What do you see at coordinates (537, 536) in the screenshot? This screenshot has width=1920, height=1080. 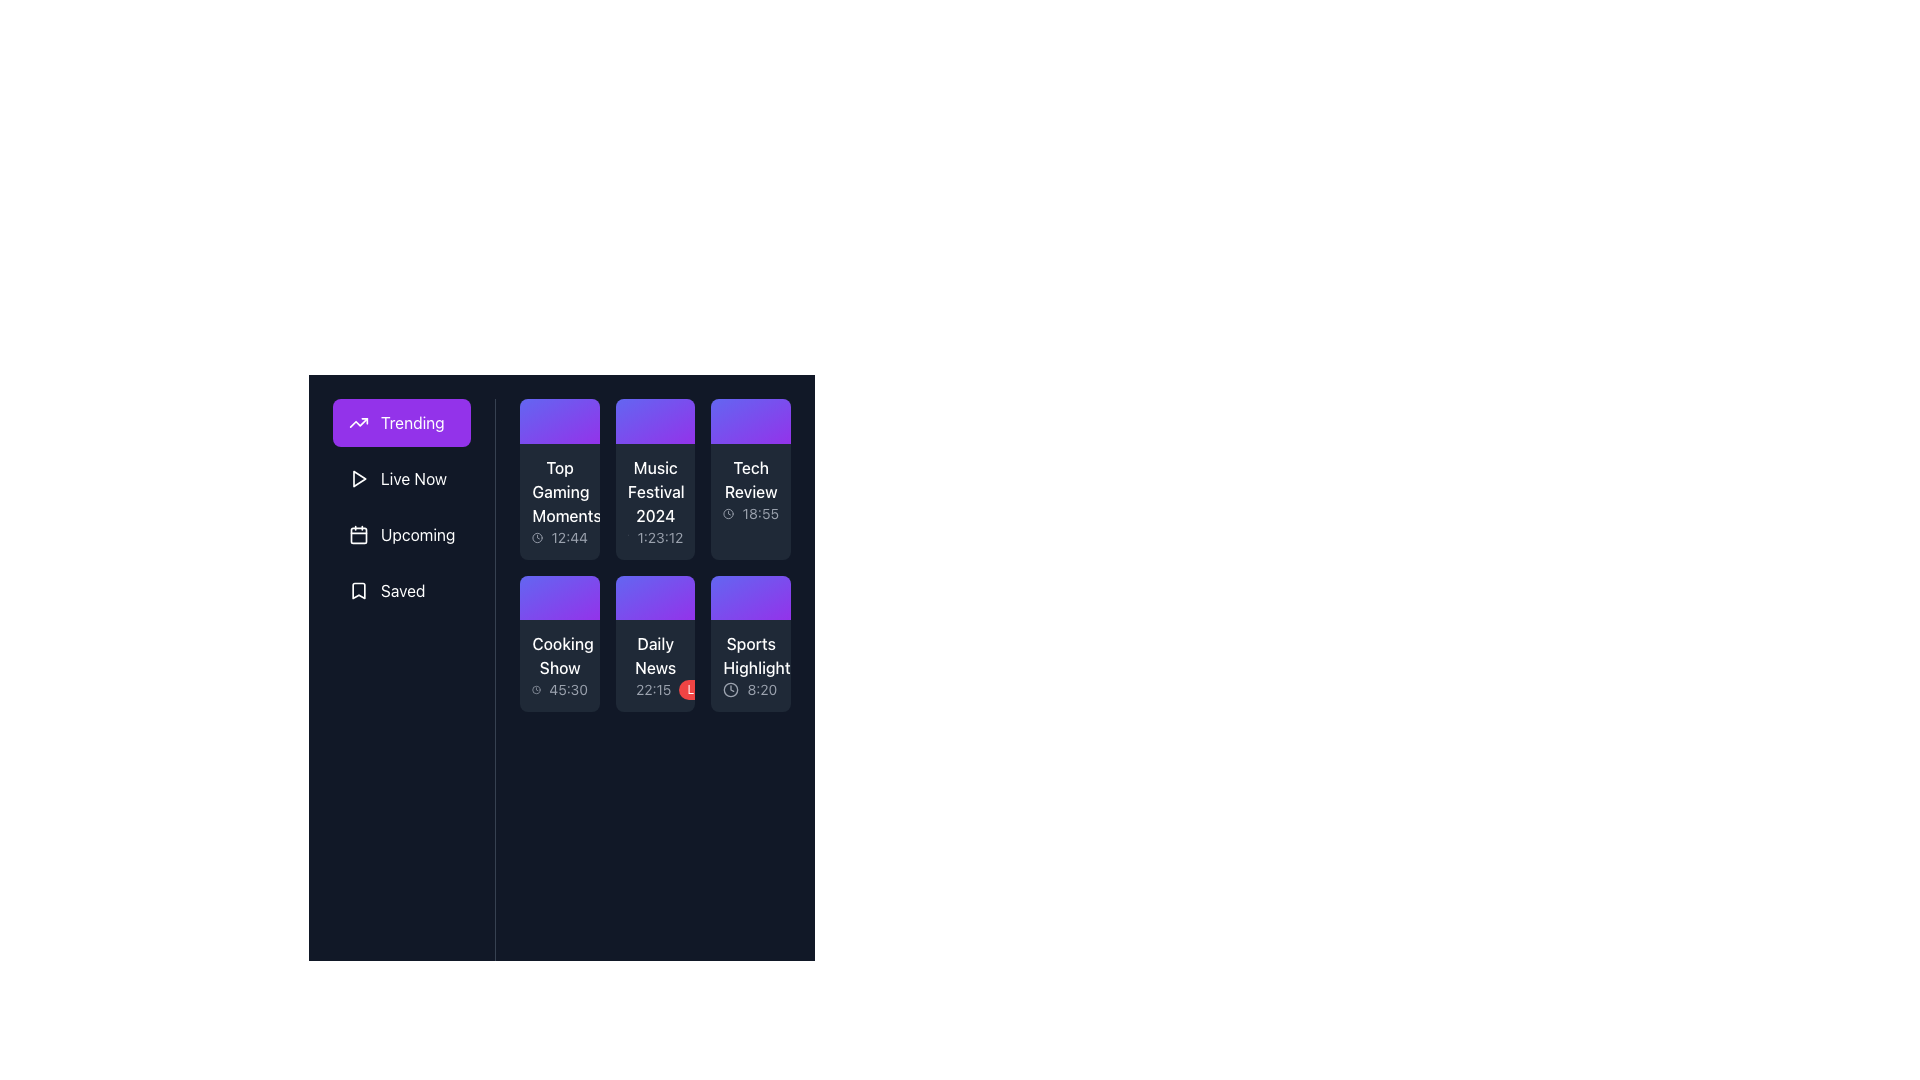 I see `the clock icon, which is characterized by a circular outline and two hands, located to the left of the text '12:44' in the 'Trending' panel under 'Top Gaming Moments'` at bounding box center [537, 536].